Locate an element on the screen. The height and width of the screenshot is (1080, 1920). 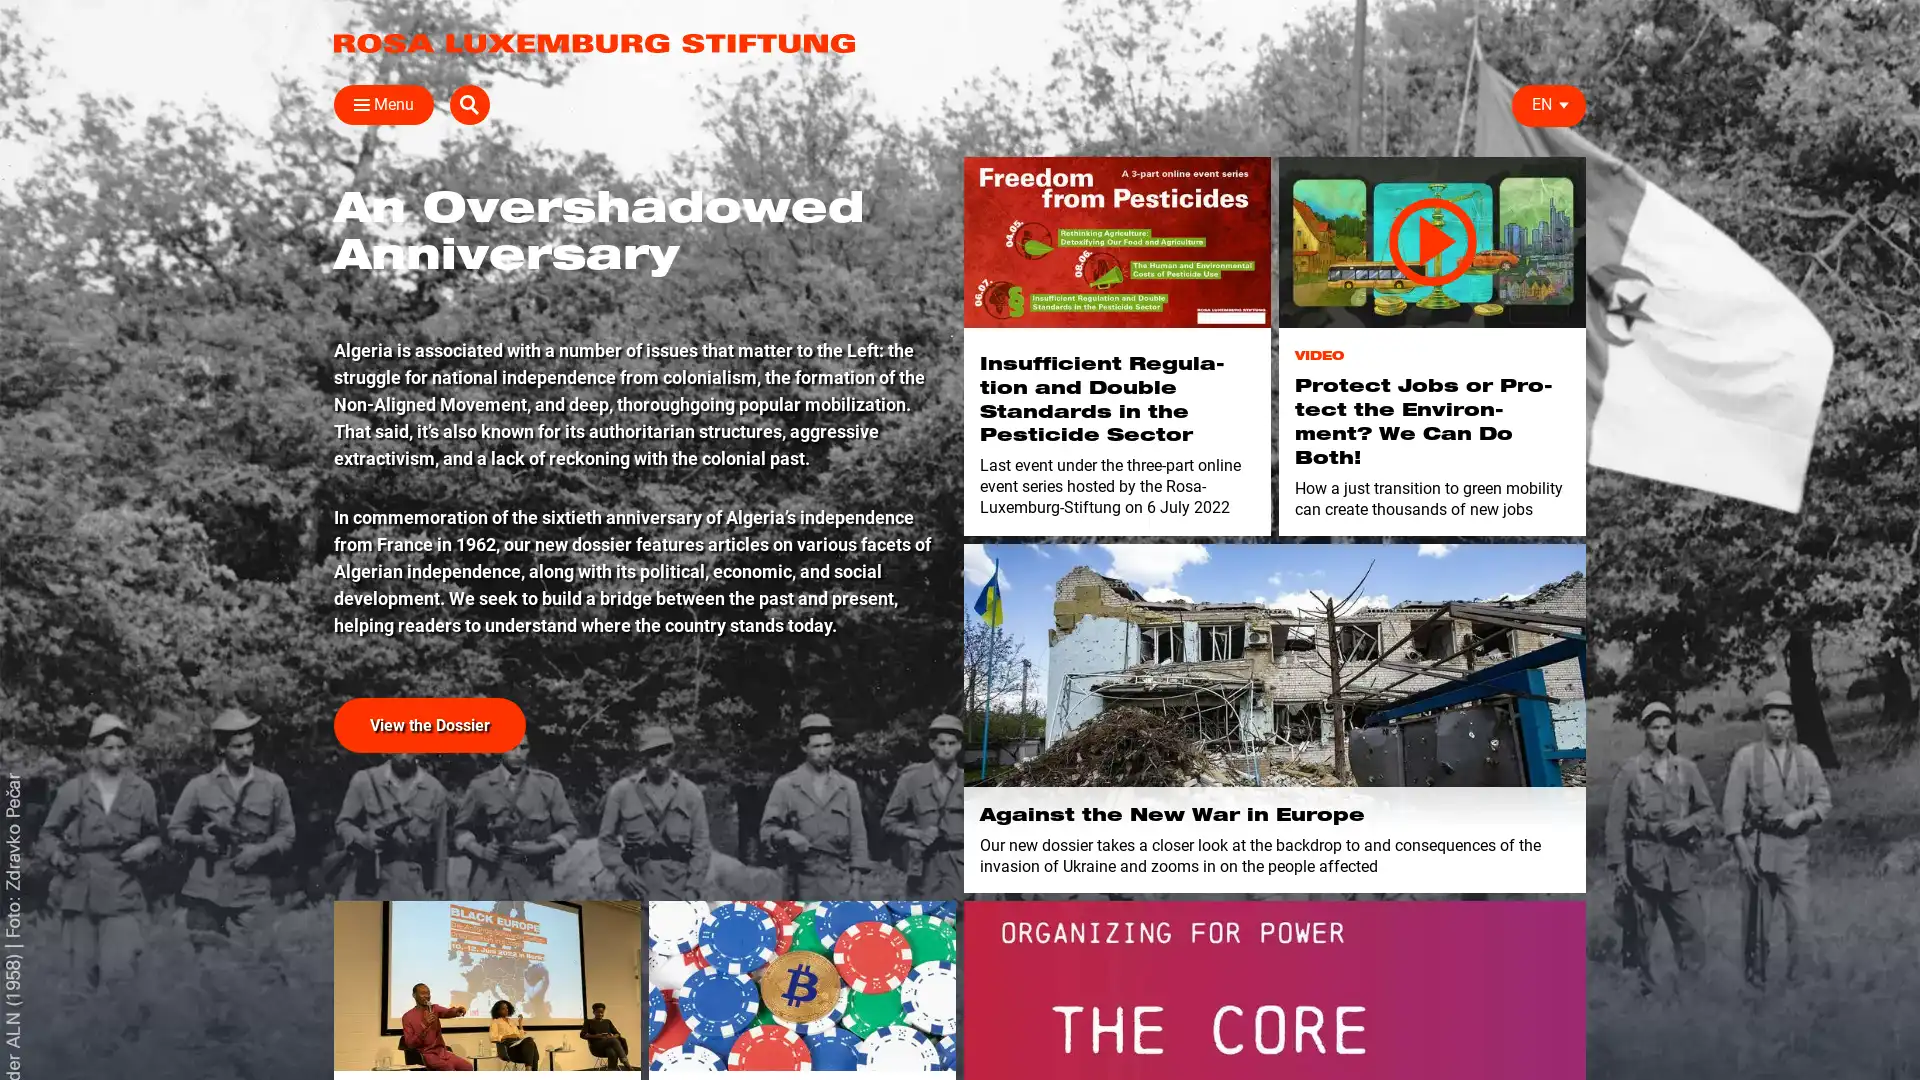
Close is located at coordinates (1562, 146).